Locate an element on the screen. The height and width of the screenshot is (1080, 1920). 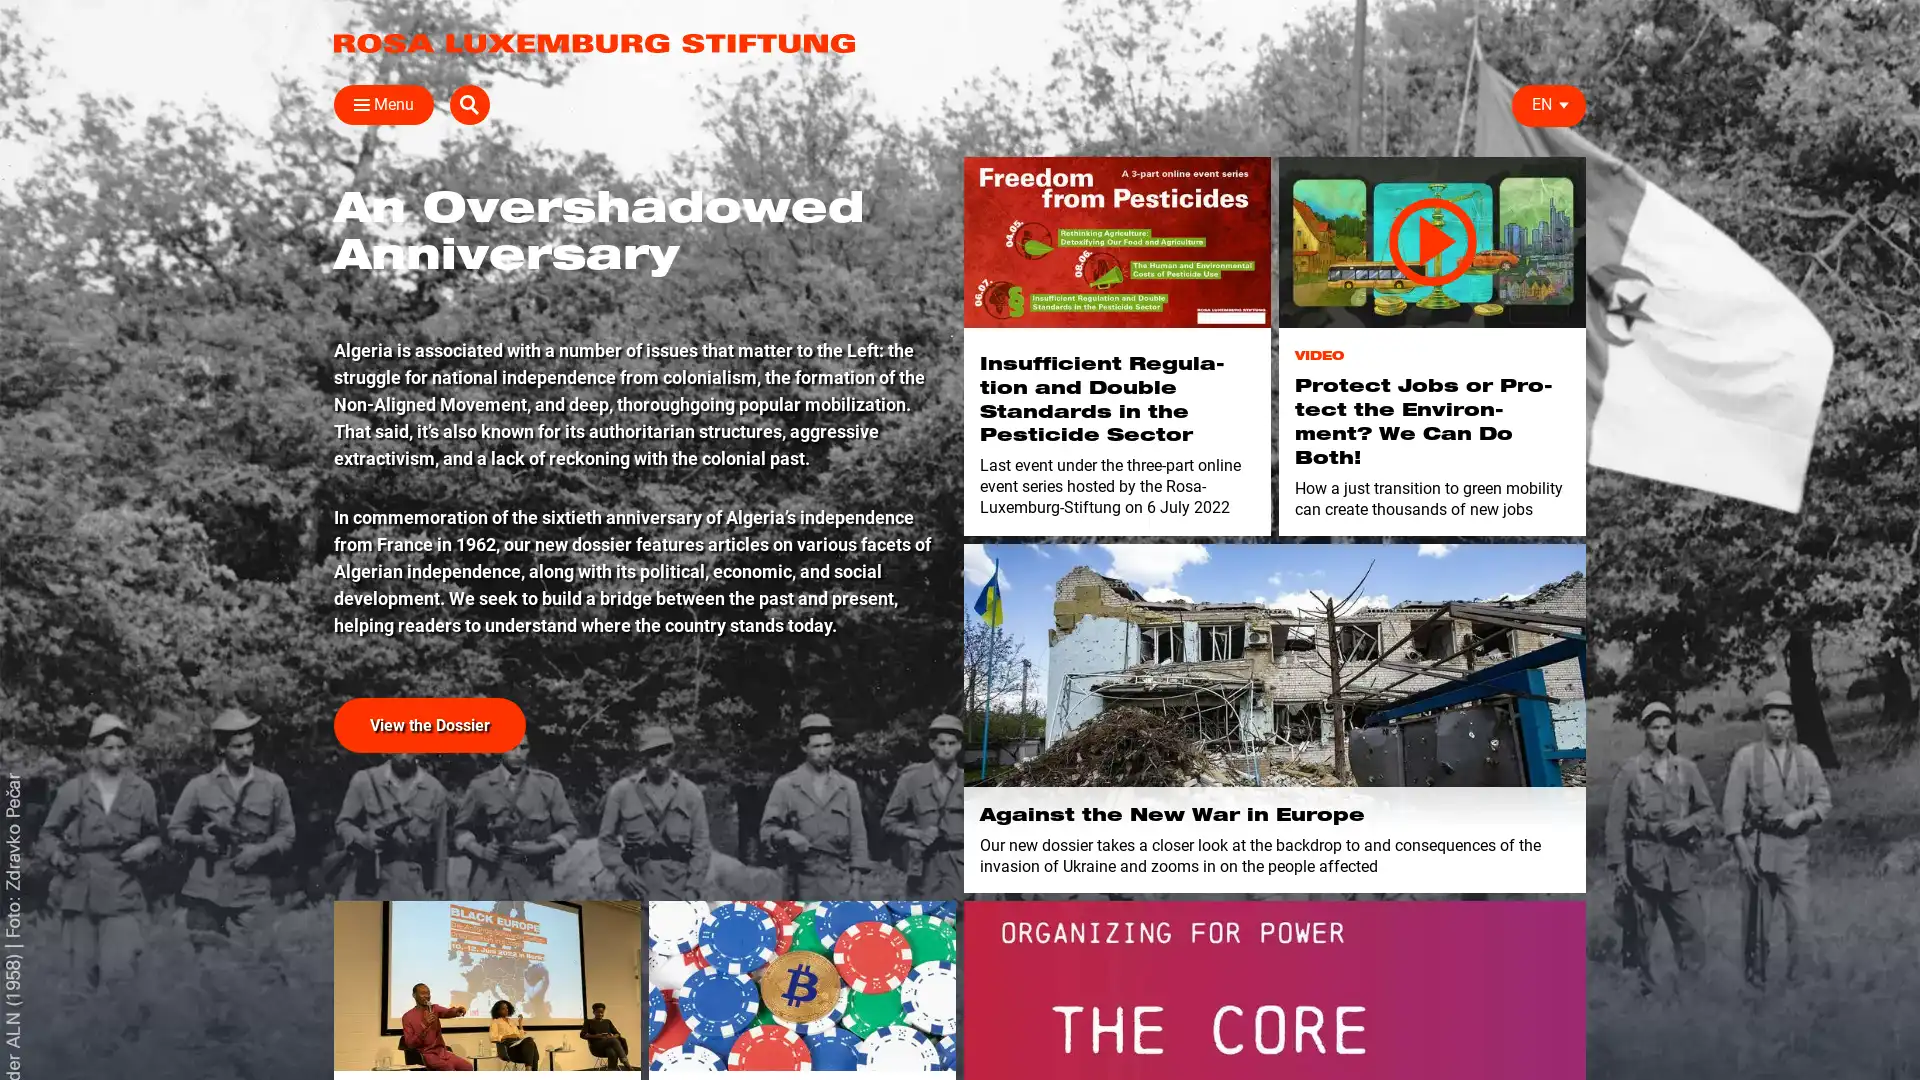
Close is located at coordinates (1562, 146).